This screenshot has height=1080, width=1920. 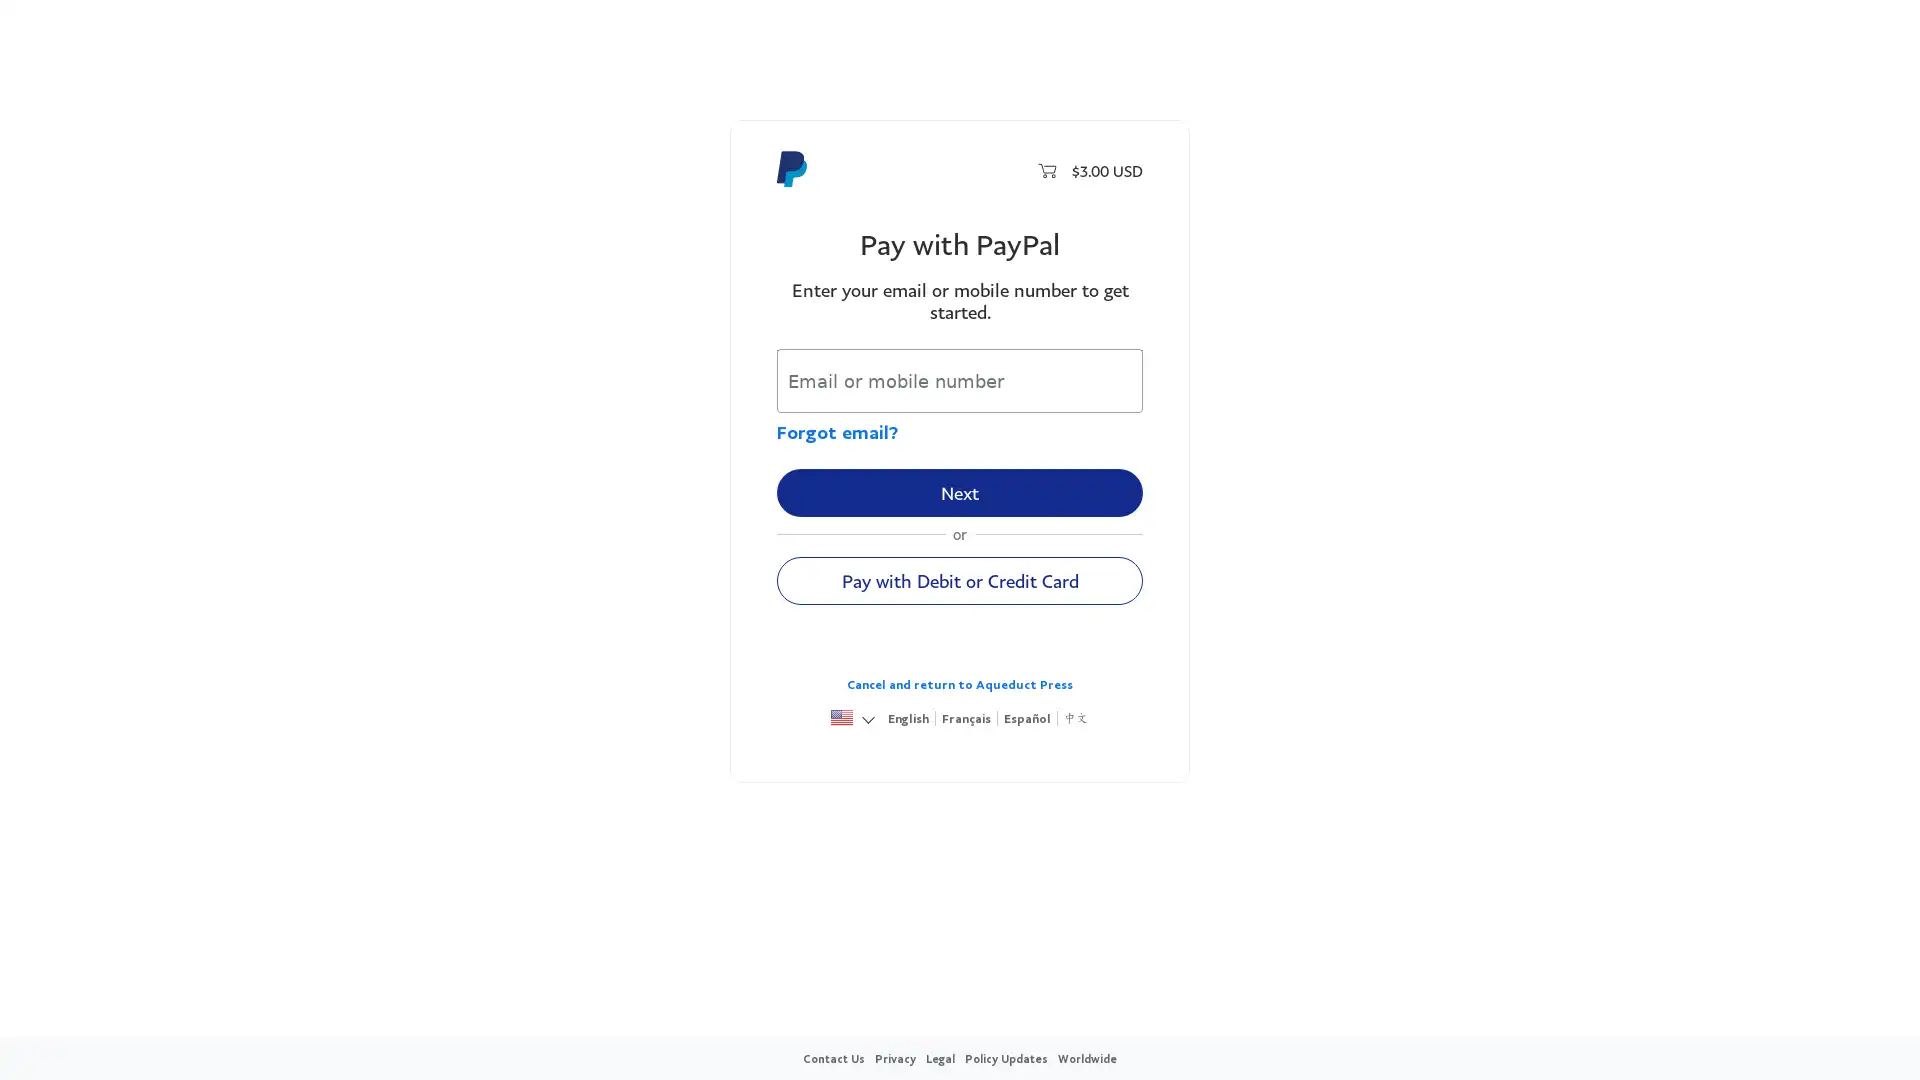 I want to click on Pay with Debit or Credit Card, so click(x=960, y=581).